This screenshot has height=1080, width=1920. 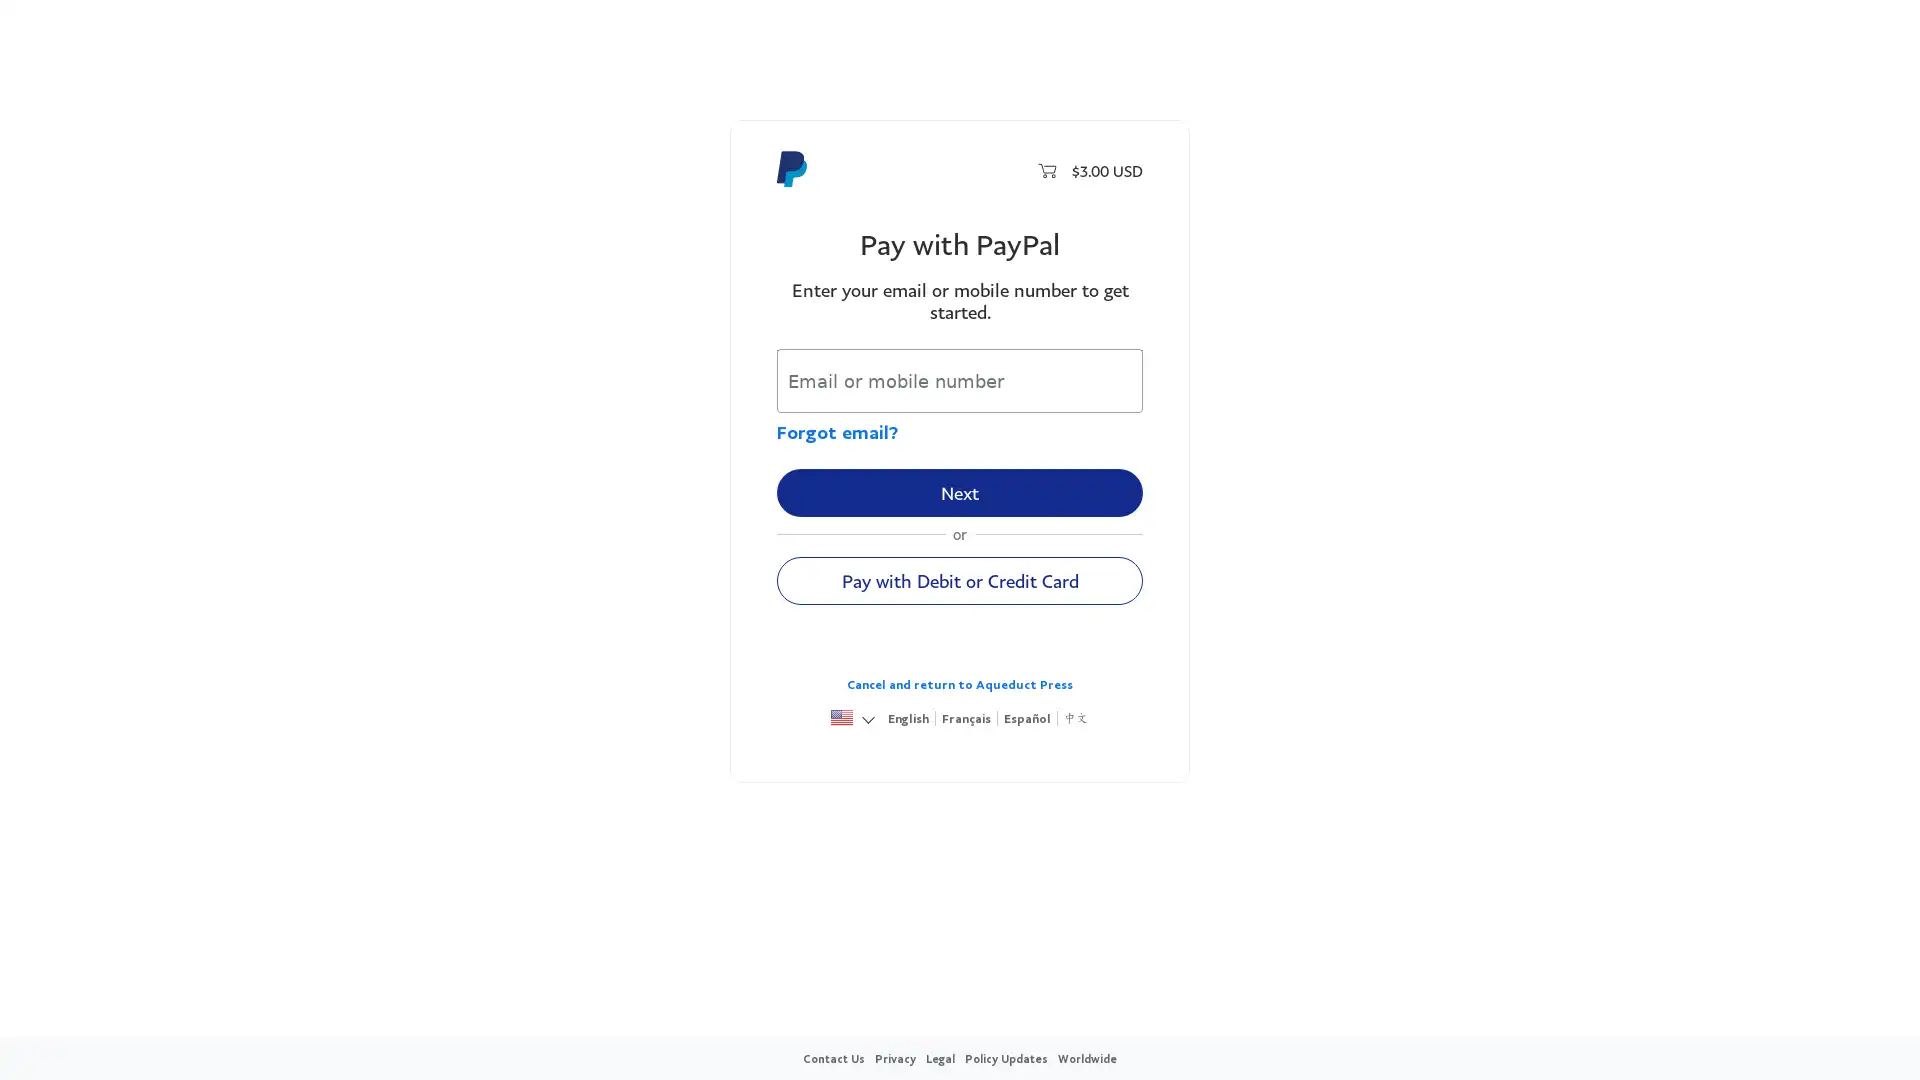 I want to click on Pay with Debit or Credit Card, so click(x=960, y=581).